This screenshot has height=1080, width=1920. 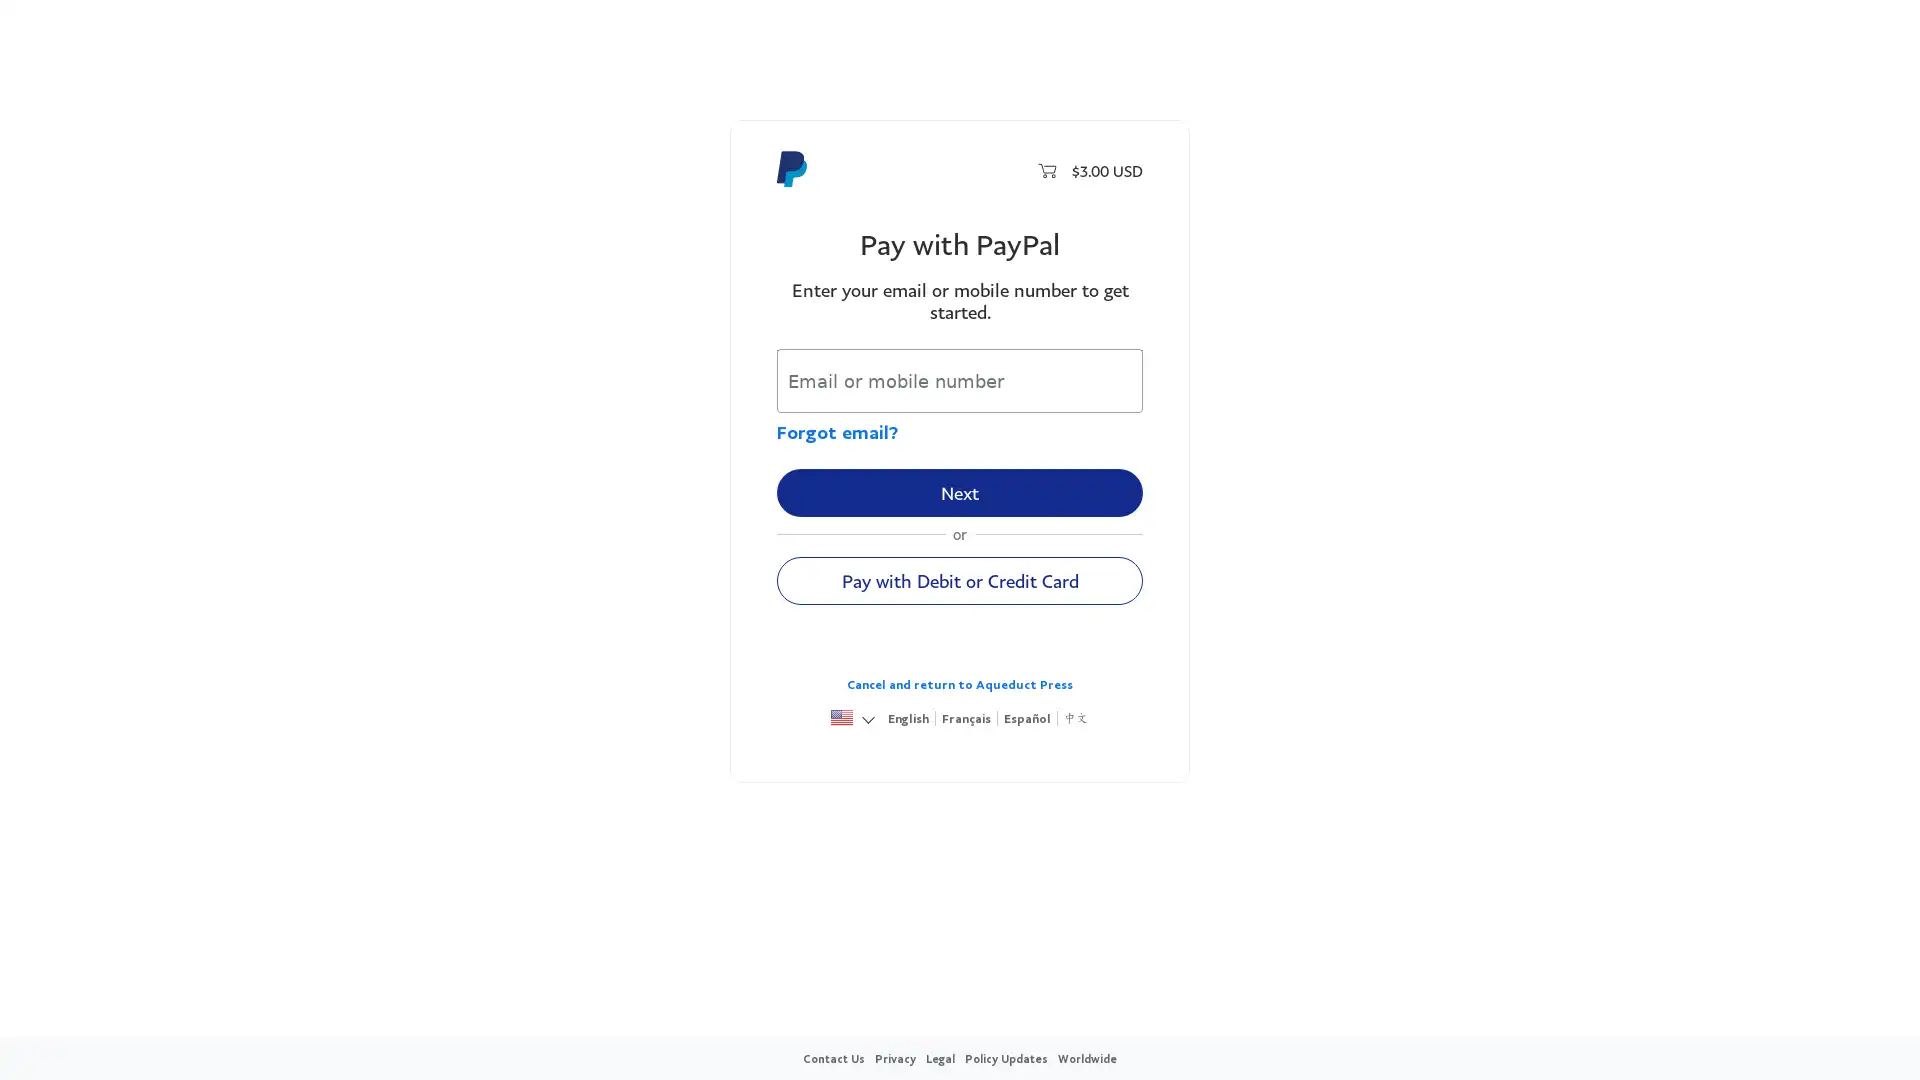 I want to click on Pay with Debit or Credit Card, so click(x=960, y=581).